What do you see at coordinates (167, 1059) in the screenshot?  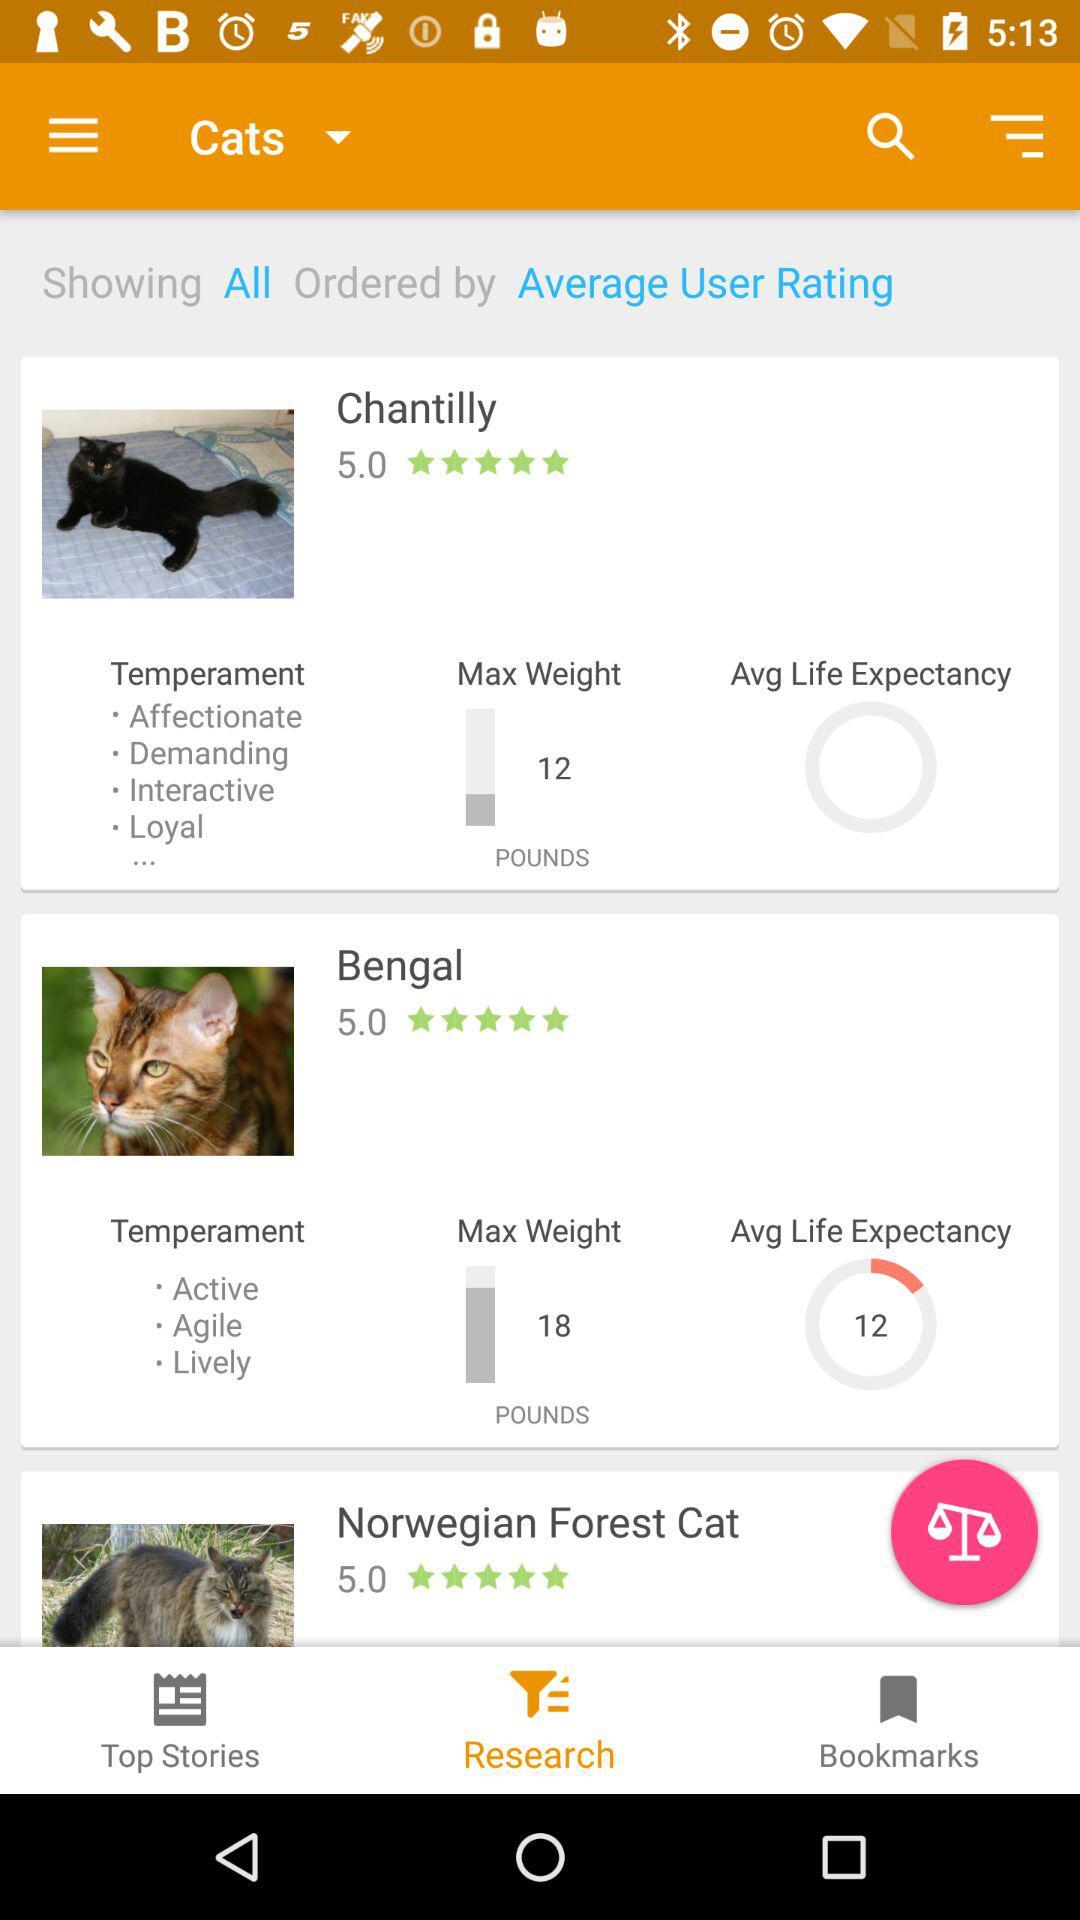 I see `the second image above the temperament text` at bounding box center [167, 1059].